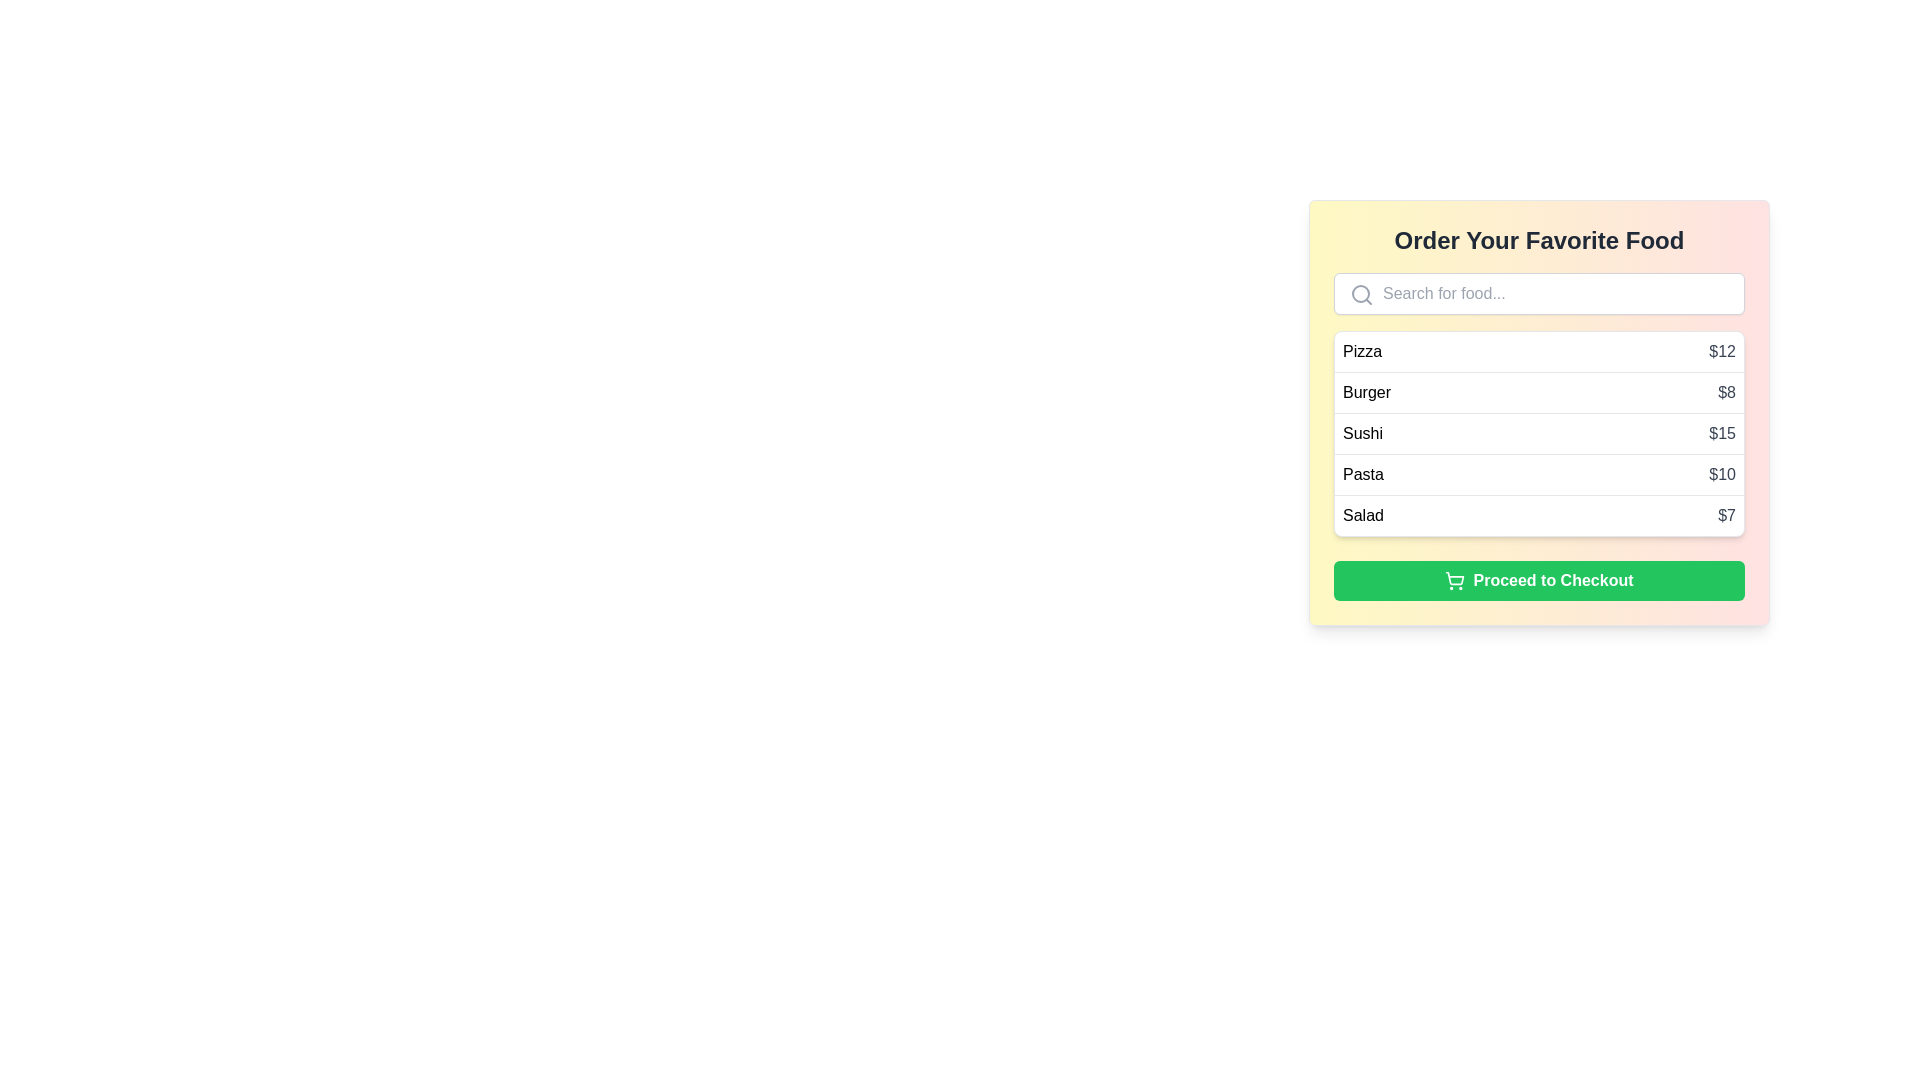 The height and width of the screenshot is (1080, 1920). What do you see at coordinates (1538, 432) in the screenshot?
I see `the third row of the food menu options, positioned between 'Burger' and 'Pasta'` at bounding box center [1538, 432].